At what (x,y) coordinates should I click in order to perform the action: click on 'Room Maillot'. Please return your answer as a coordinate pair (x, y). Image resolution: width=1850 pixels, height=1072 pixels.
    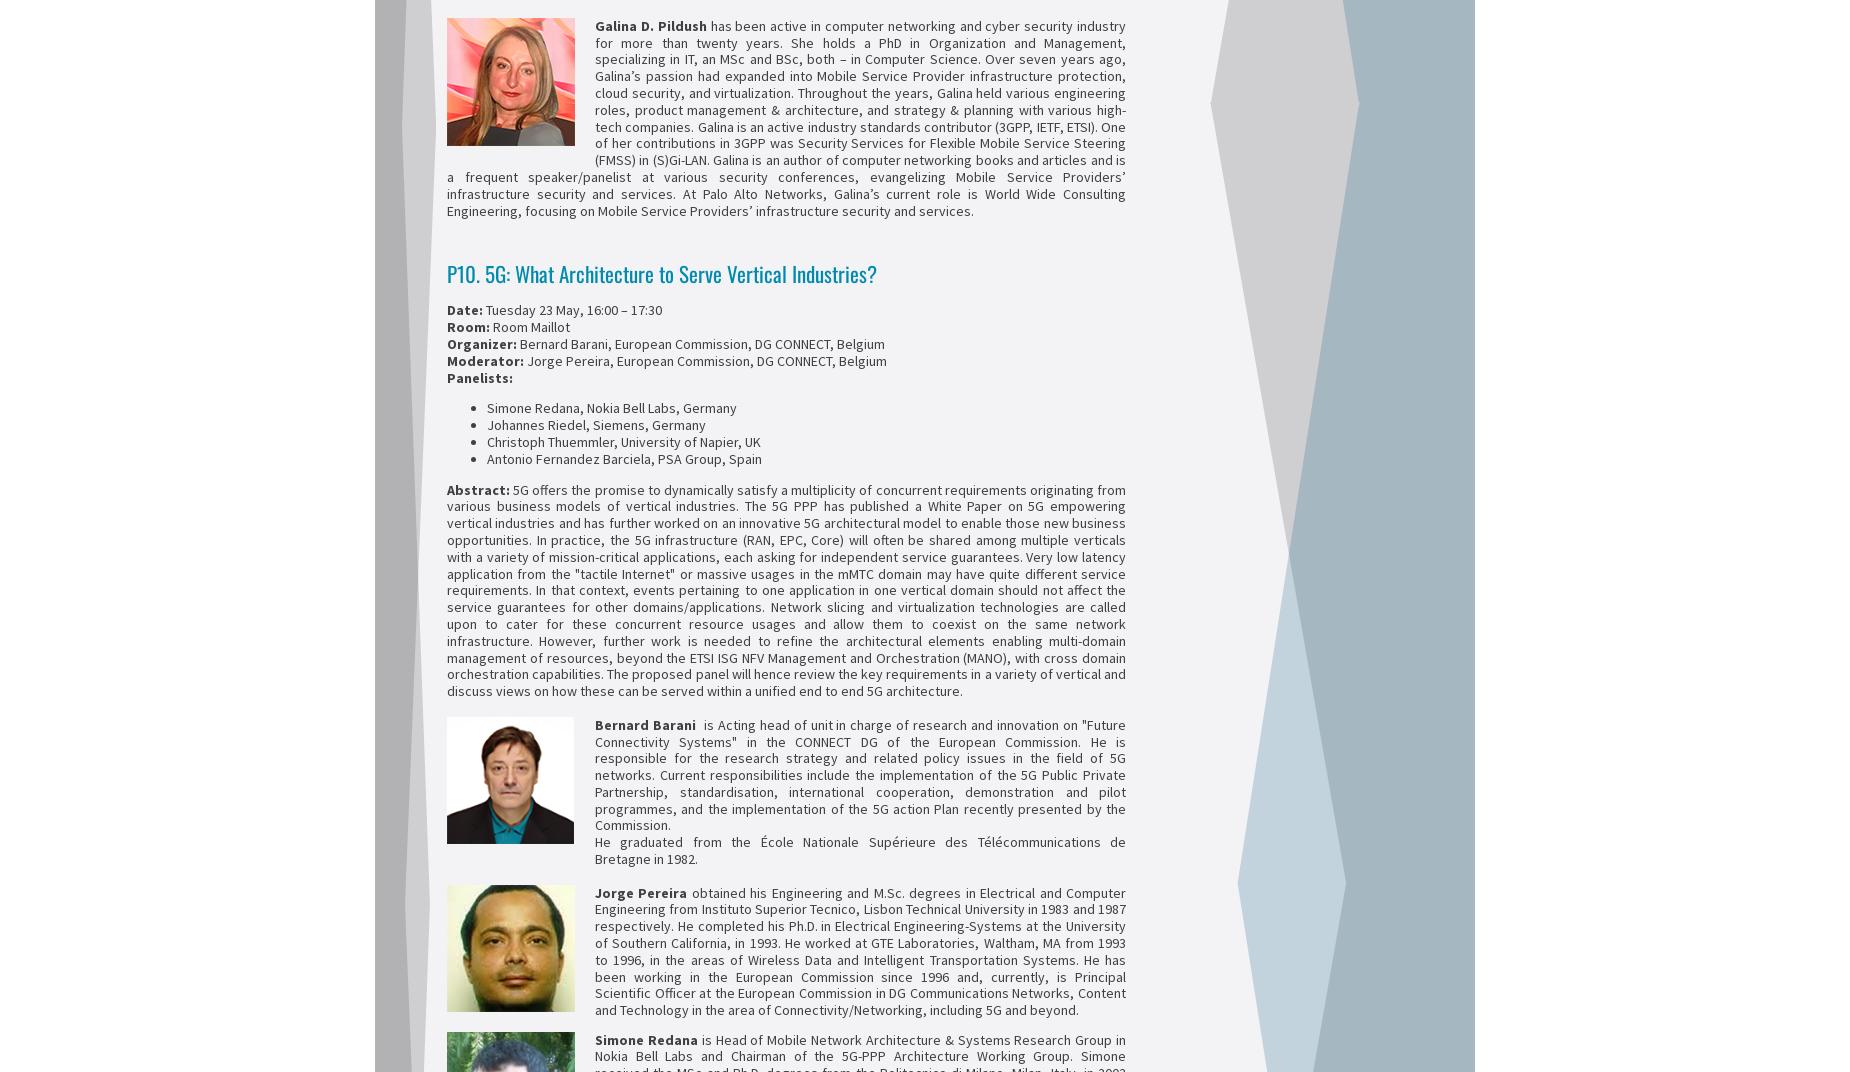
    Looking at the image, I should click on (530, 325).